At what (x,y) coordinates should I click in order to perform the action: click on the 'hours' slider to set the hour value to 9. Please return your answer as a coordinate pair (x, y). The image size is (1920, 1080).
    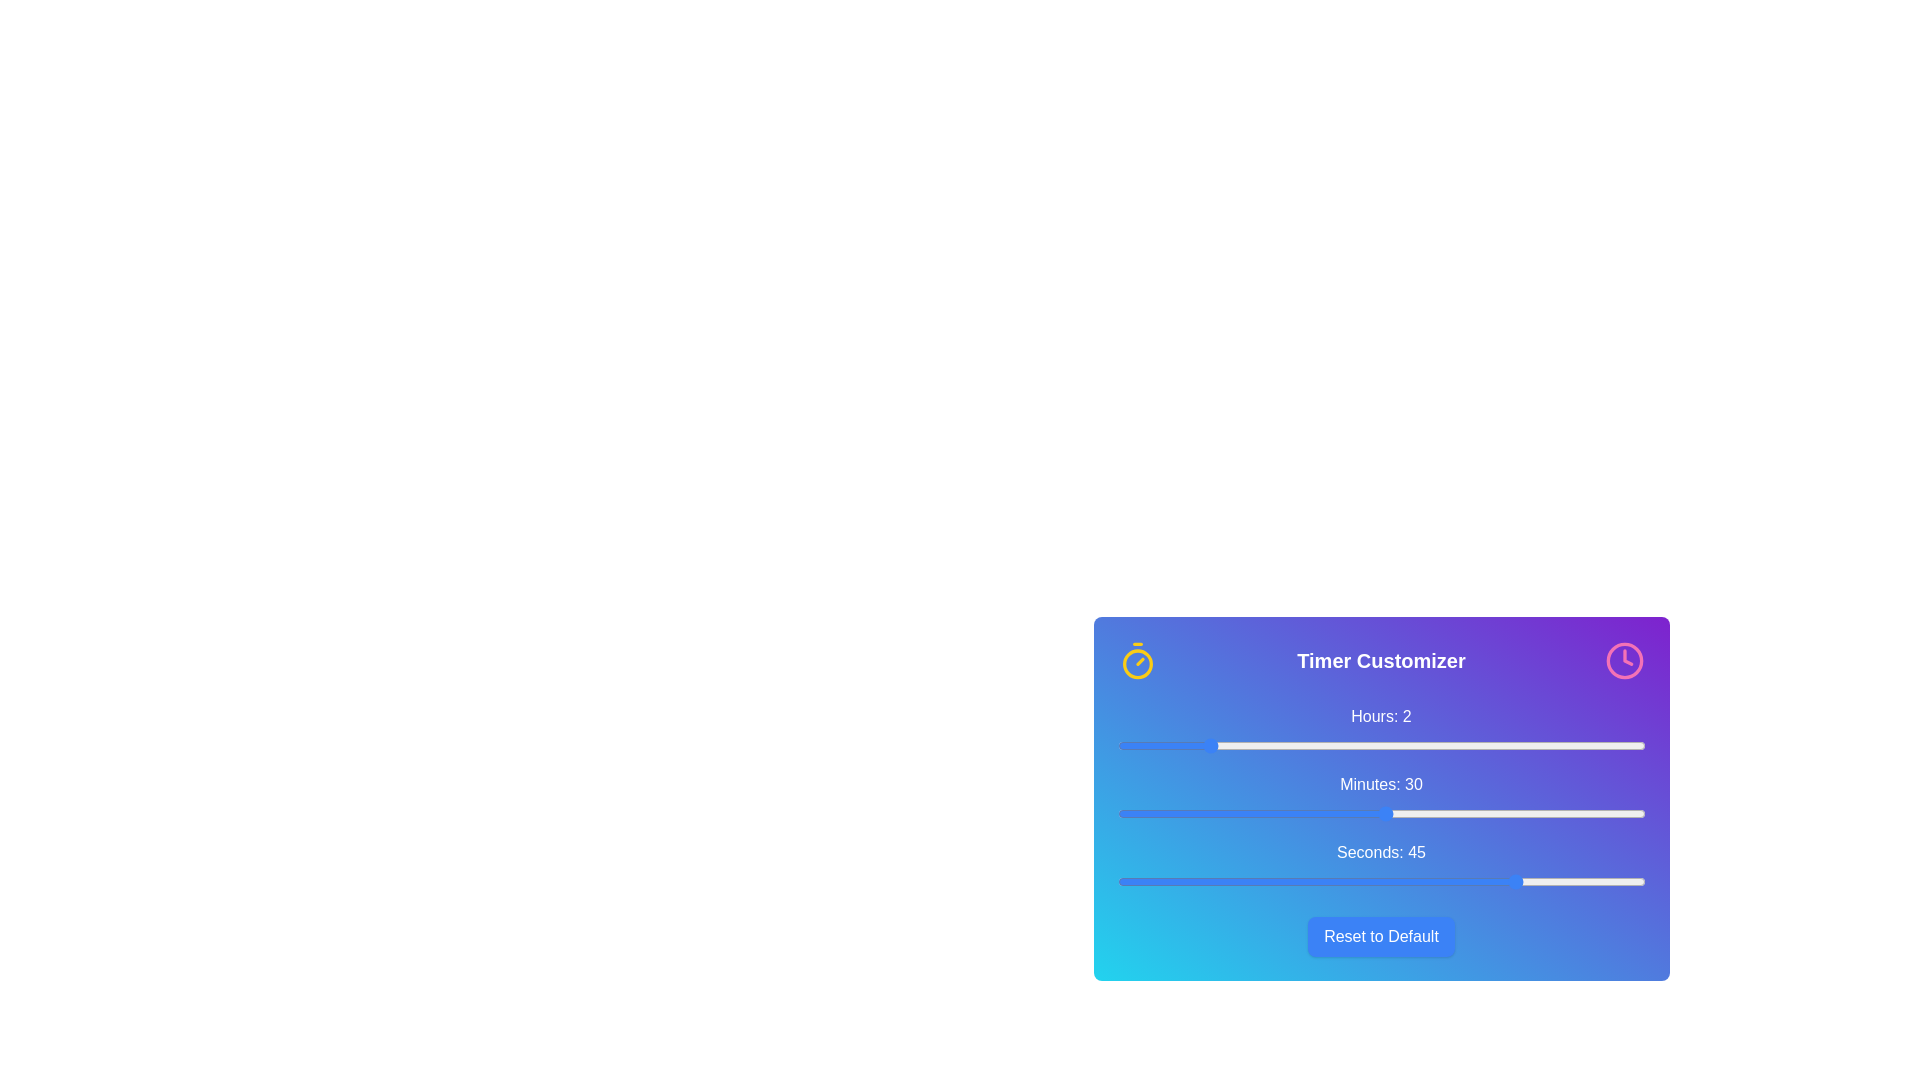
    Looking at the image, I should click on (1513, 745).